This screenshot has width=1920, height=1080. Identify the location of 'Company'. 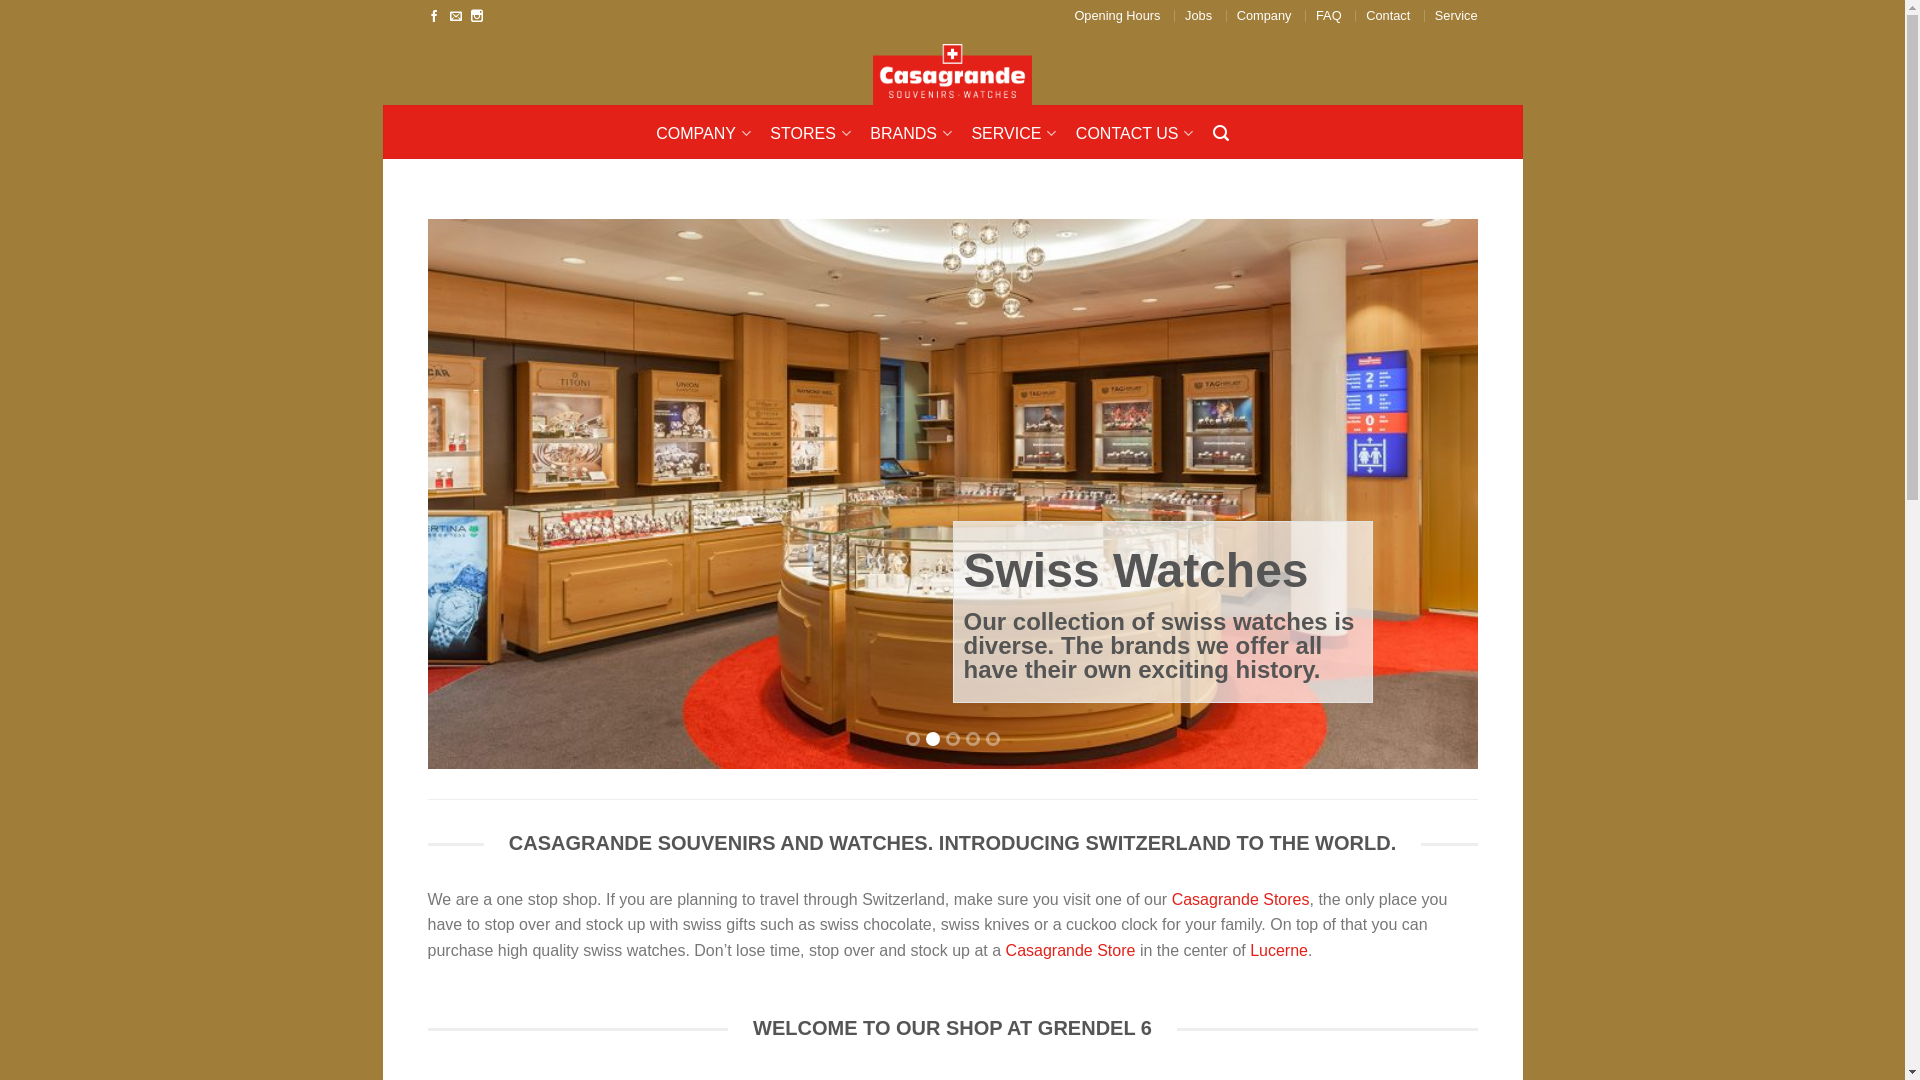
(1236, 15).